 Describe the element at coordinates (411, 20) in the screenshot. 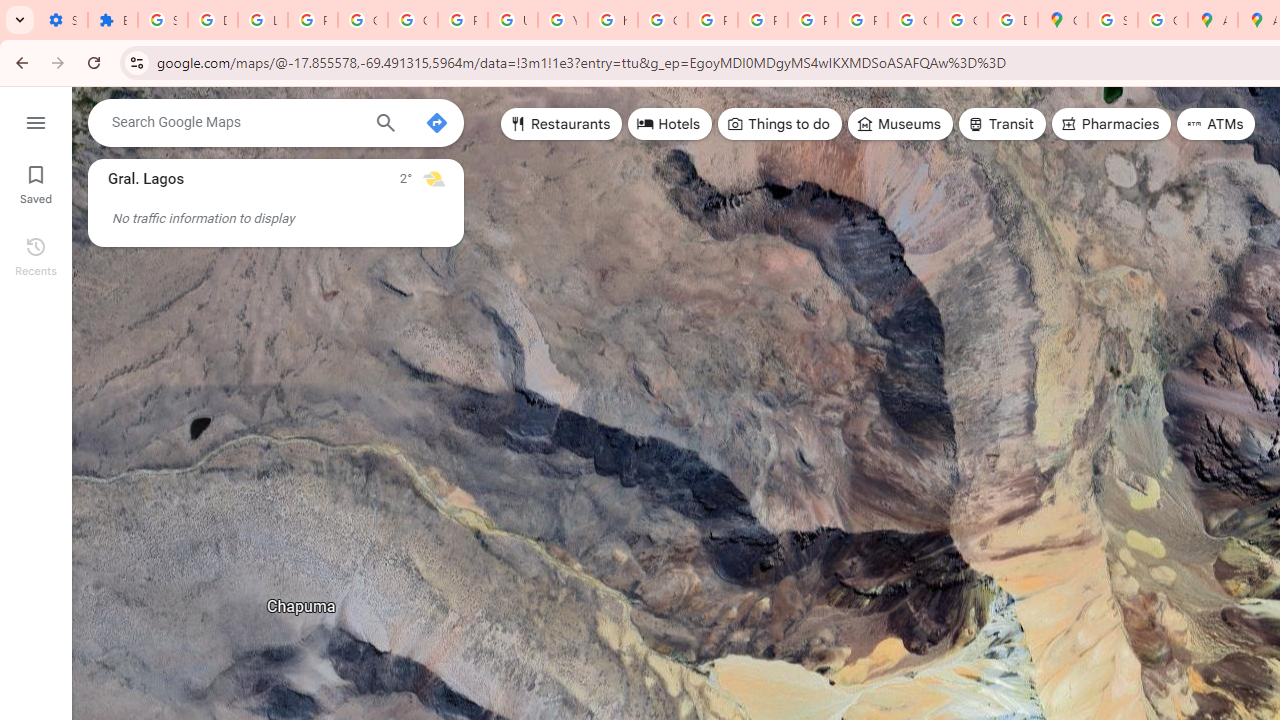

I see `'Google Account Help'` at that location.